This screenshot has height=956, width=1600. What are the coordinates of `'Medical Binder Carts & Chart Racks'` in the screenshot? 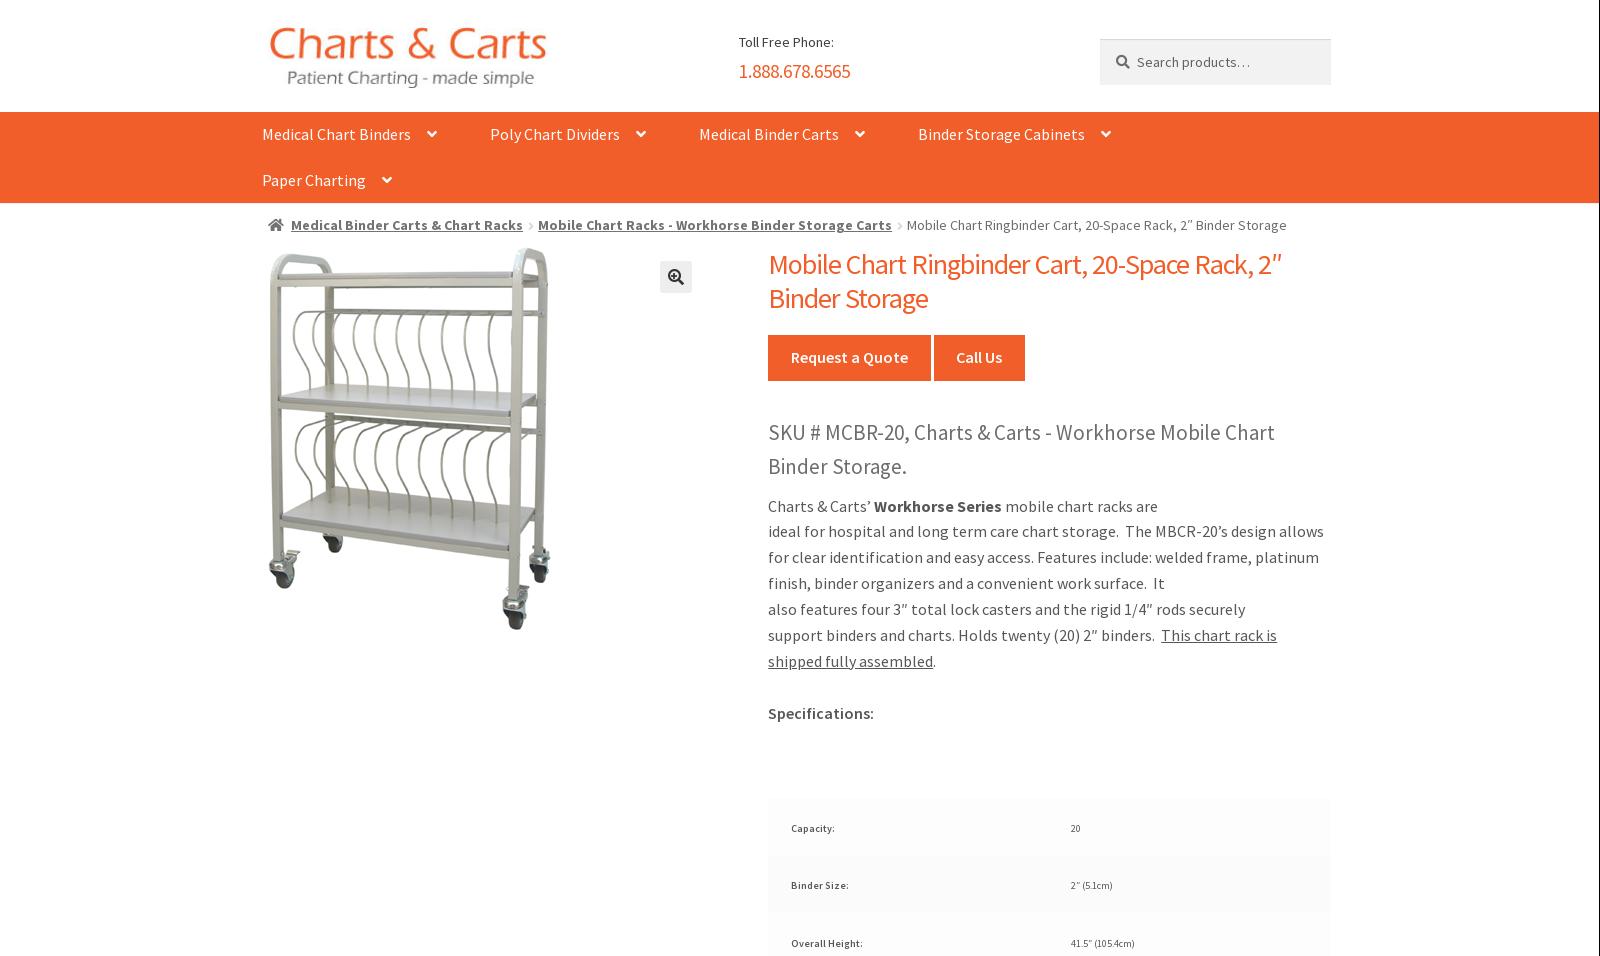 It's located at (291, 225).